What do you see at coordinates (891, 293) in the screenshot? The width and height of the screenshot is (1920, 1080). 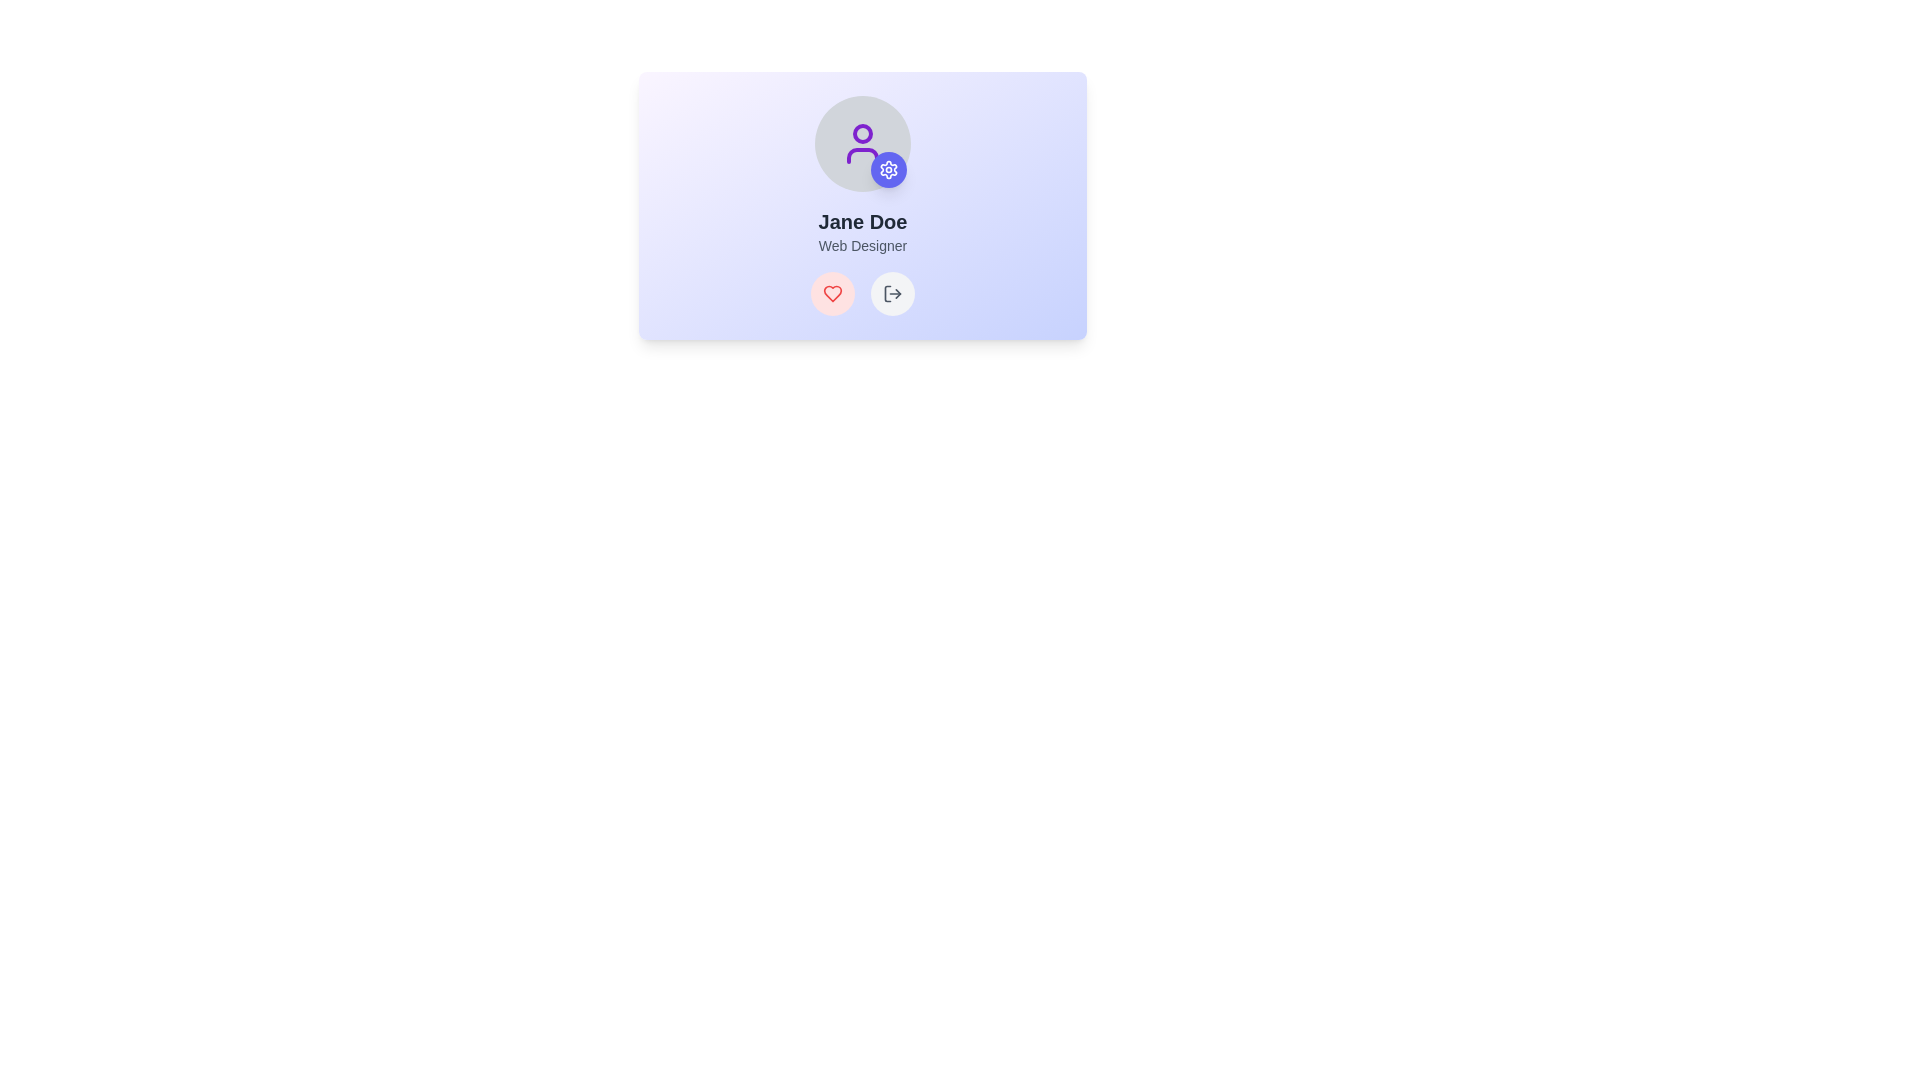 I see `the logout icon button located at the bottom right of the main card interface` at bounding box center [891, 293].